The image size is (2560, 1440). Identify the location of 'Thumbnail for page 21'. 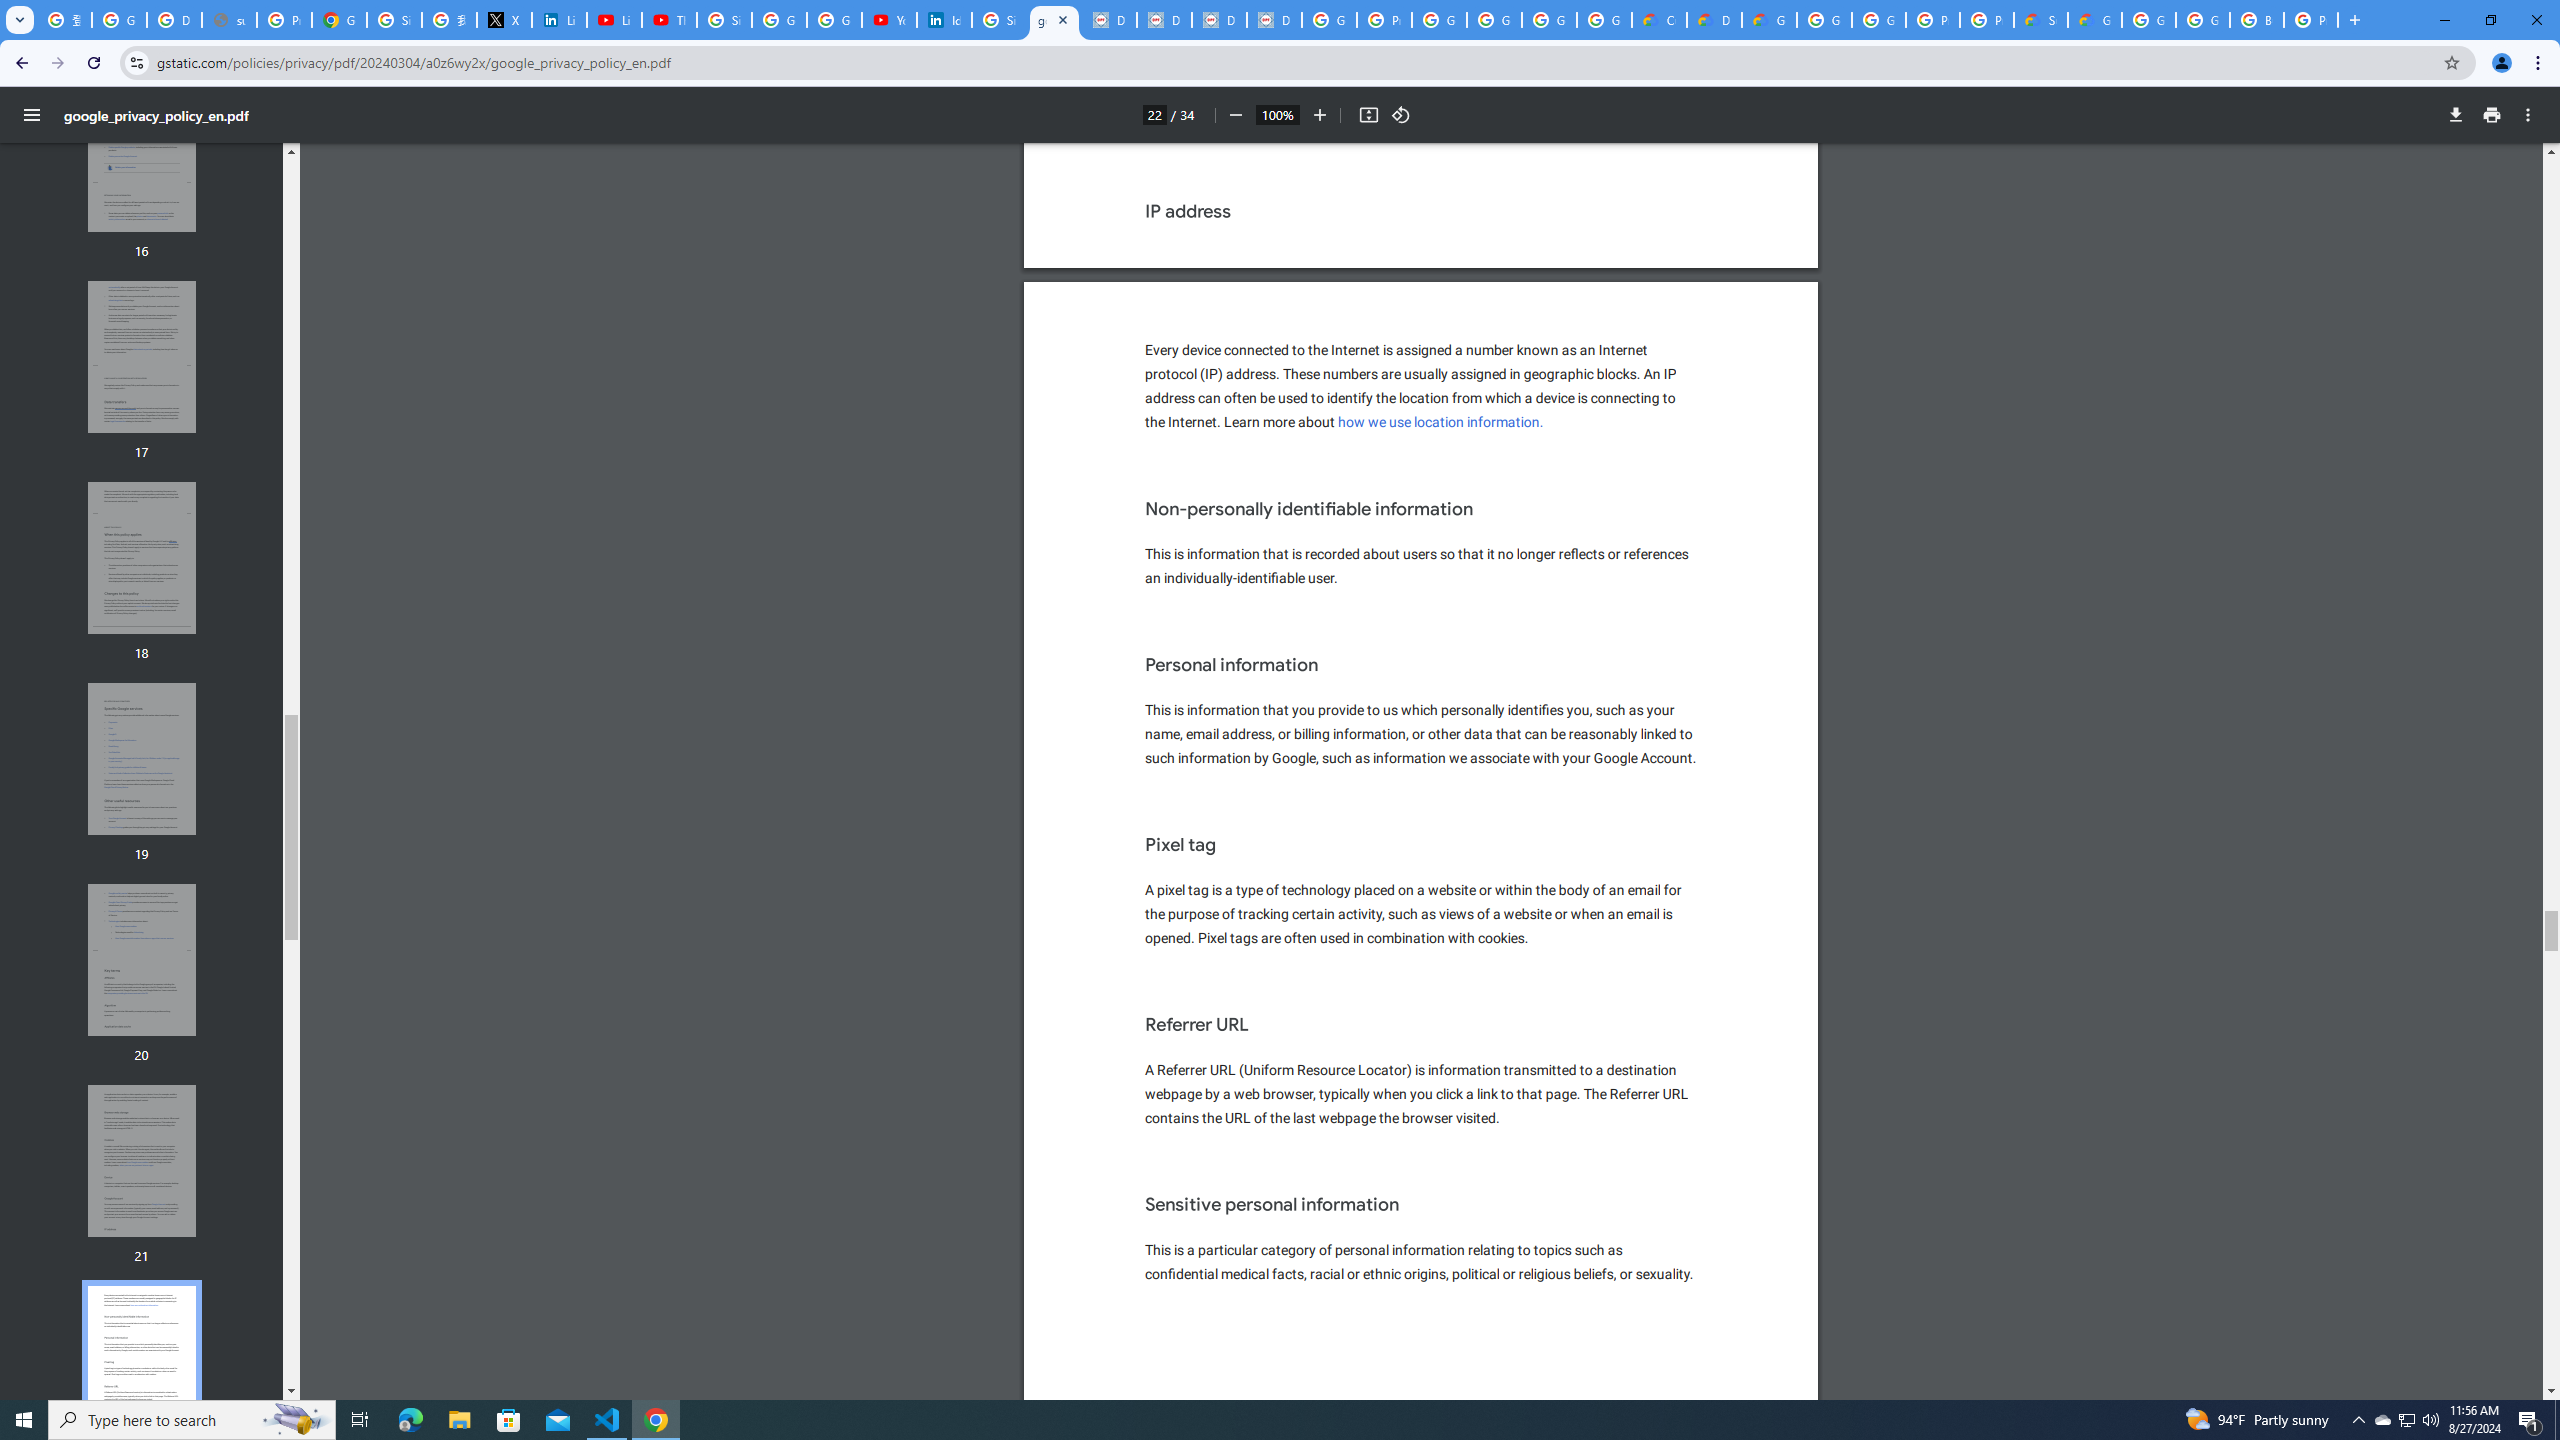
(142, 1160).